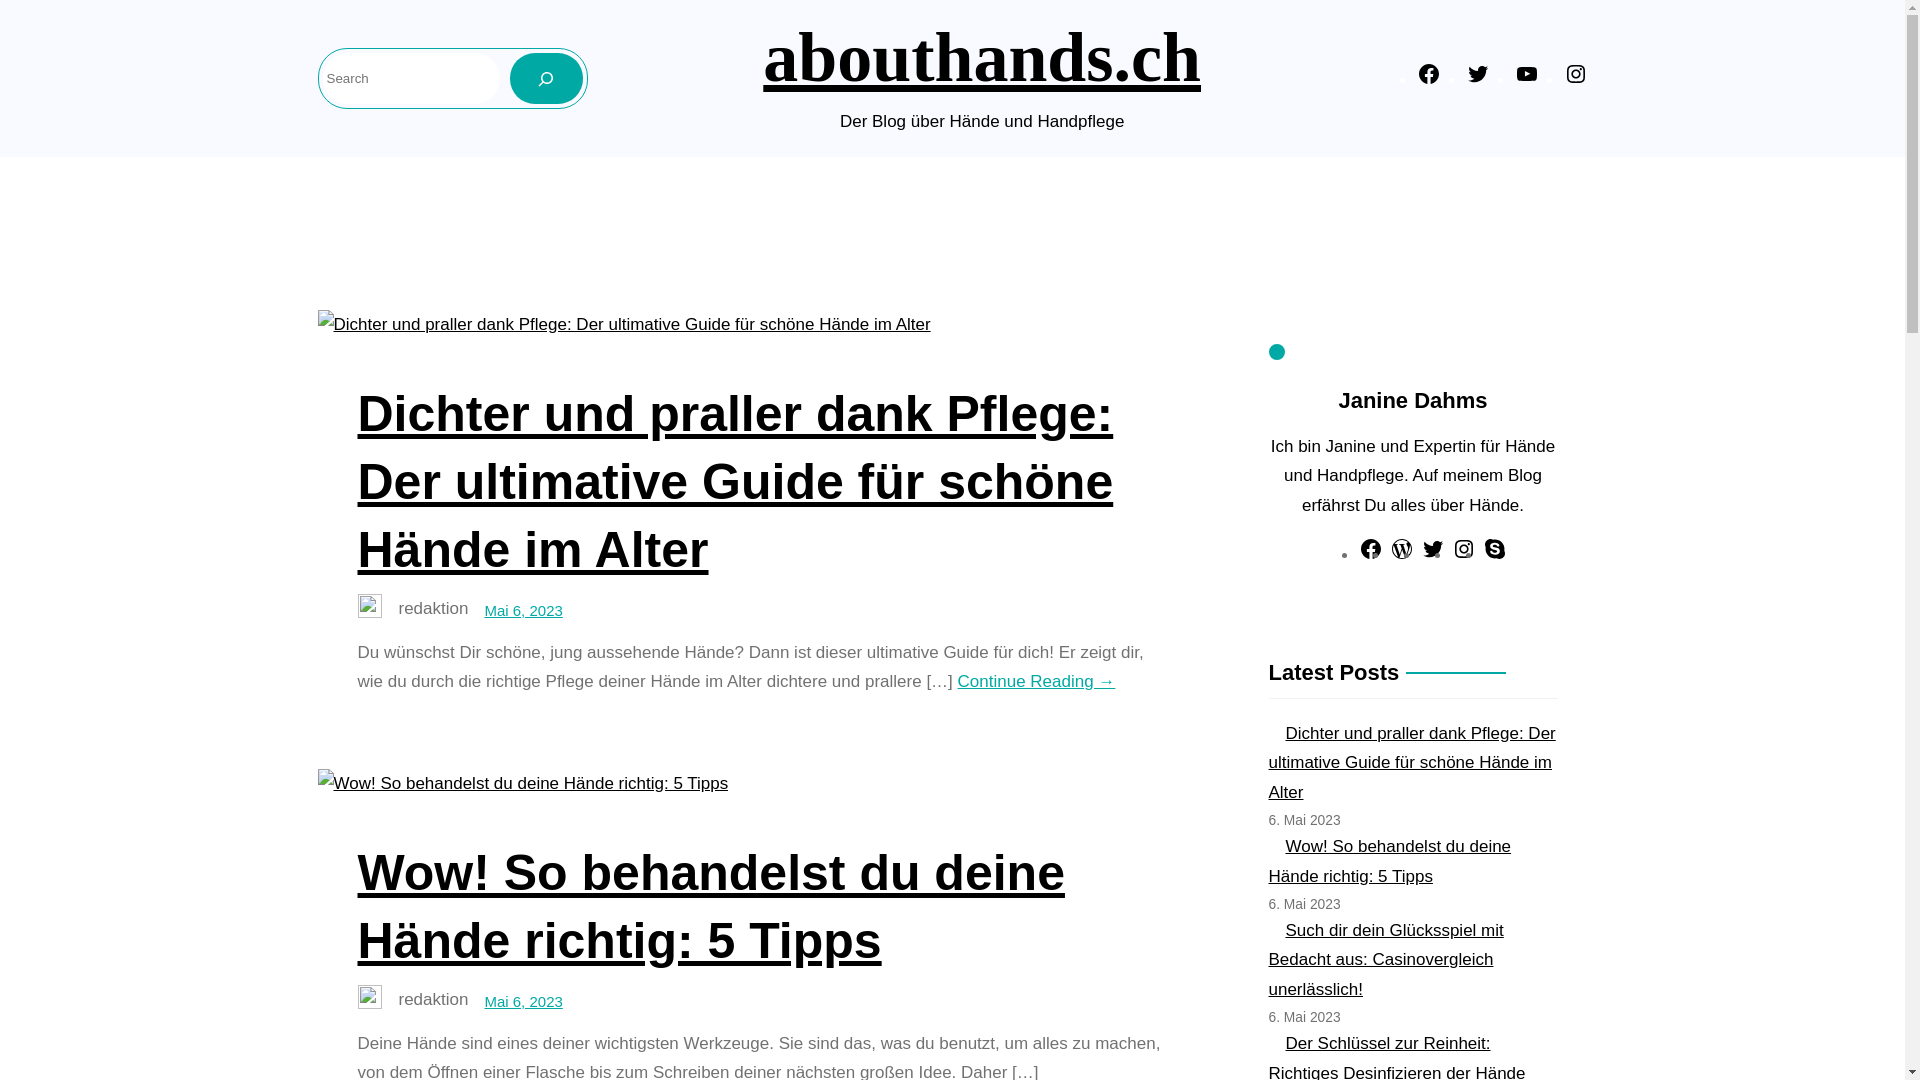 This screenshot has width=1920, height=1080. I want to click on 'Facebook', so click(1370, 555).